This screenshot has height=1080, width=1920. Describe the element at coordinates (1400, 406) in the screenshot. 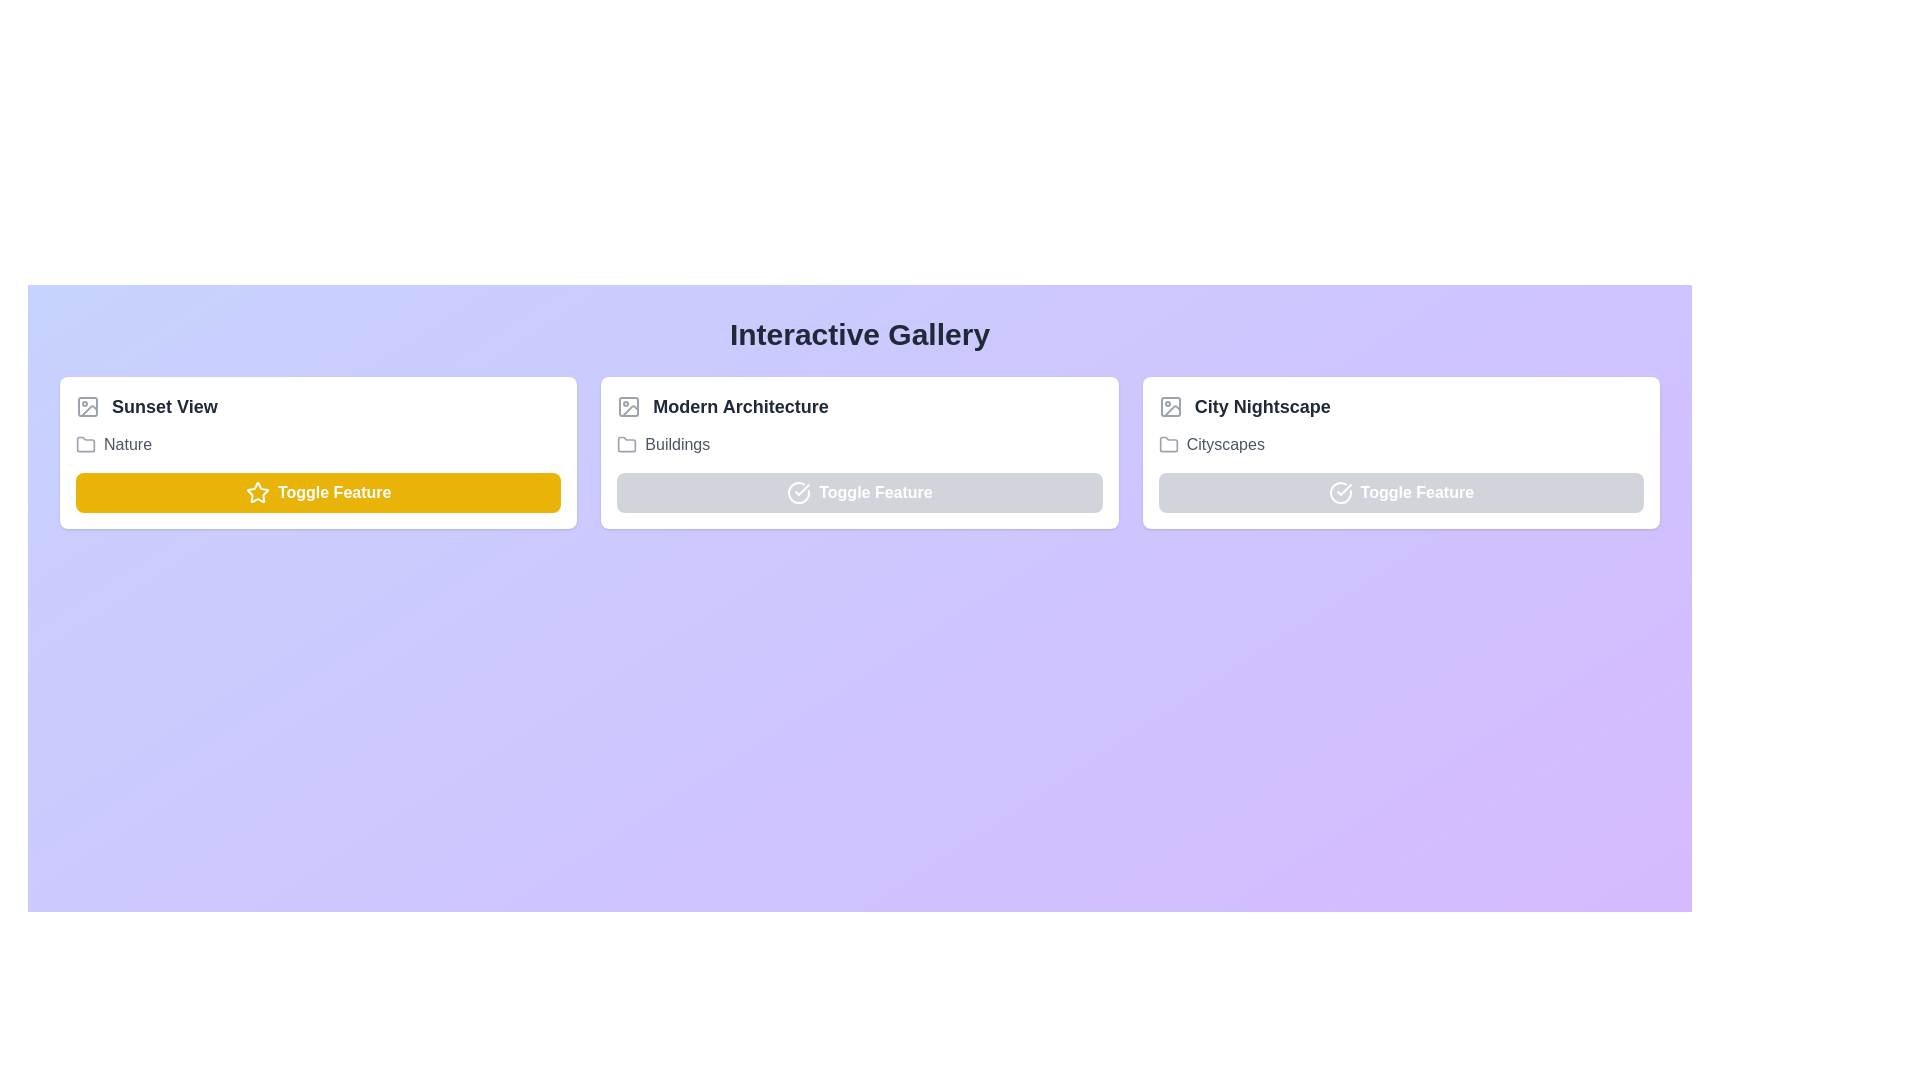

I see `the heading 'City Nightscape' with the accompanying image icon` at that location.